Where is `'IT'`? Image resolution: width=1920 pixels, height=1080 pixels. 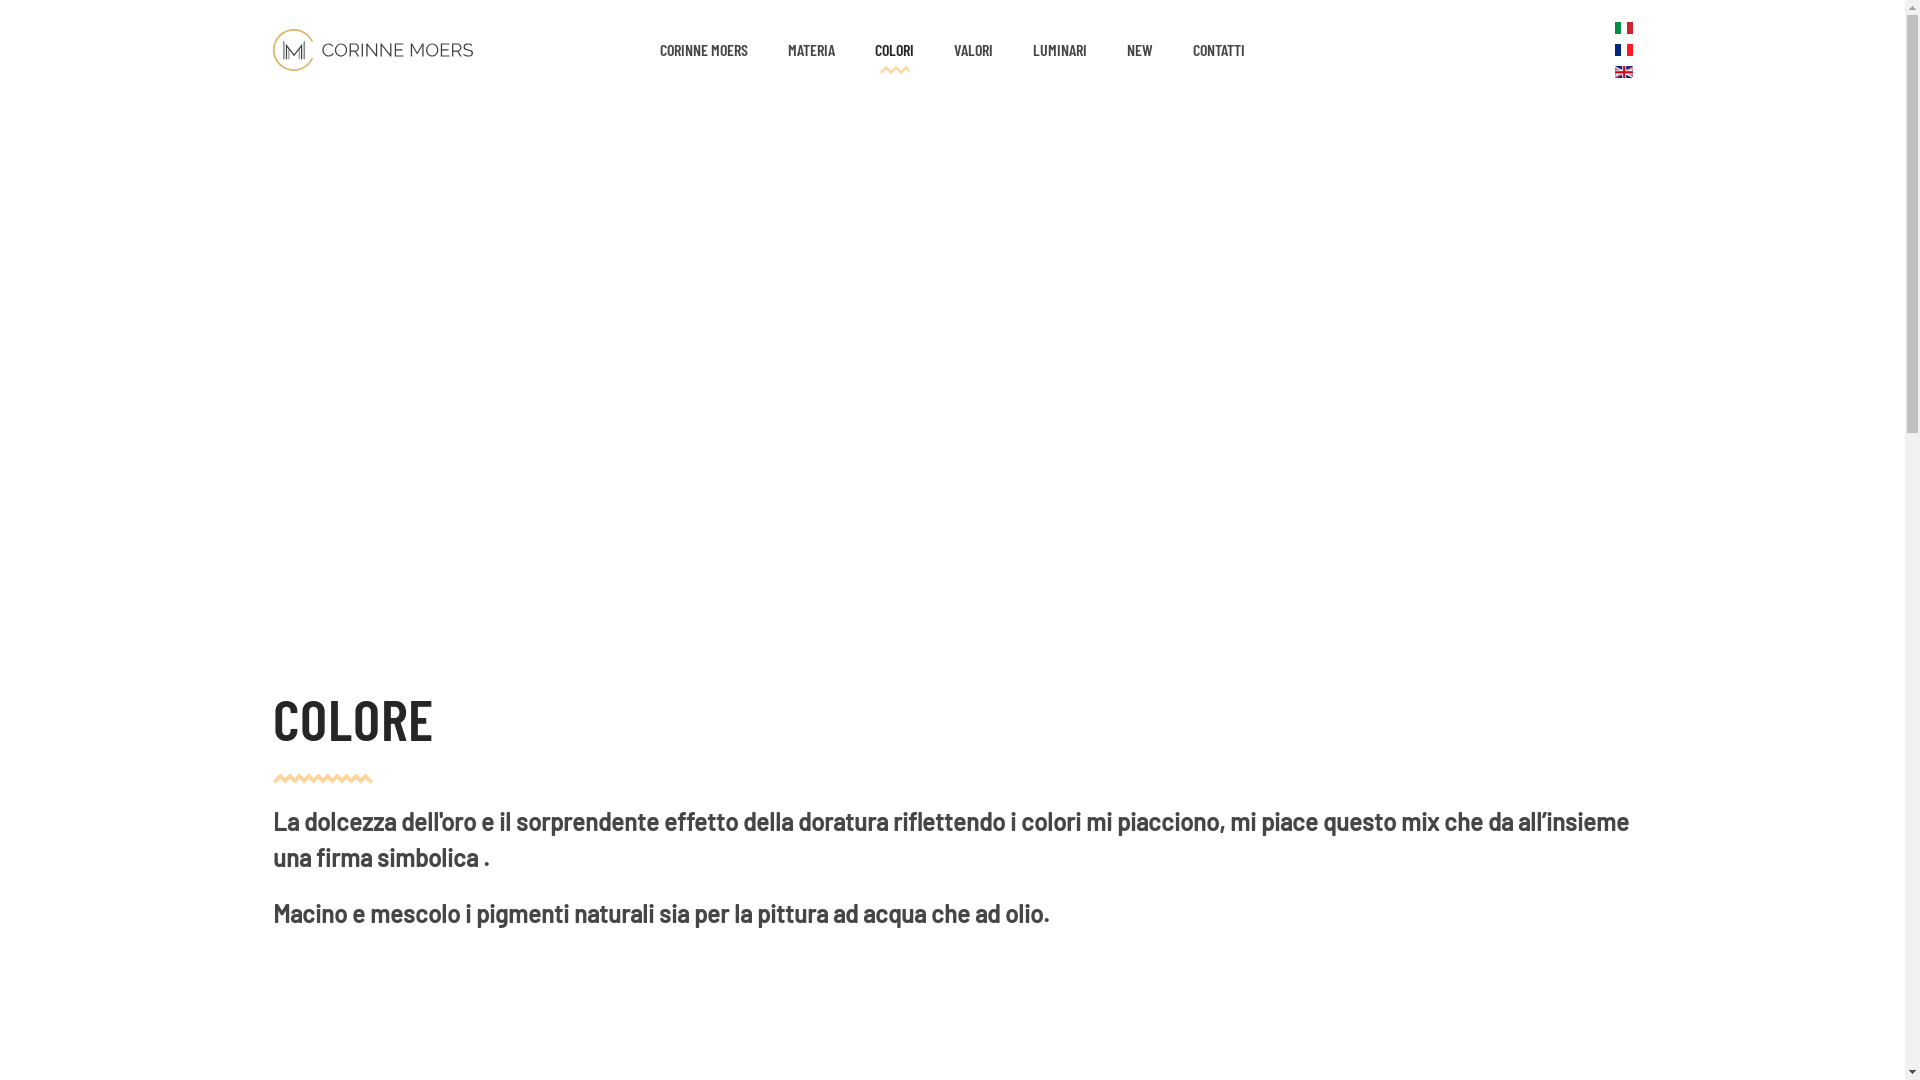 'IT' is located at coordinates (1622, 27).